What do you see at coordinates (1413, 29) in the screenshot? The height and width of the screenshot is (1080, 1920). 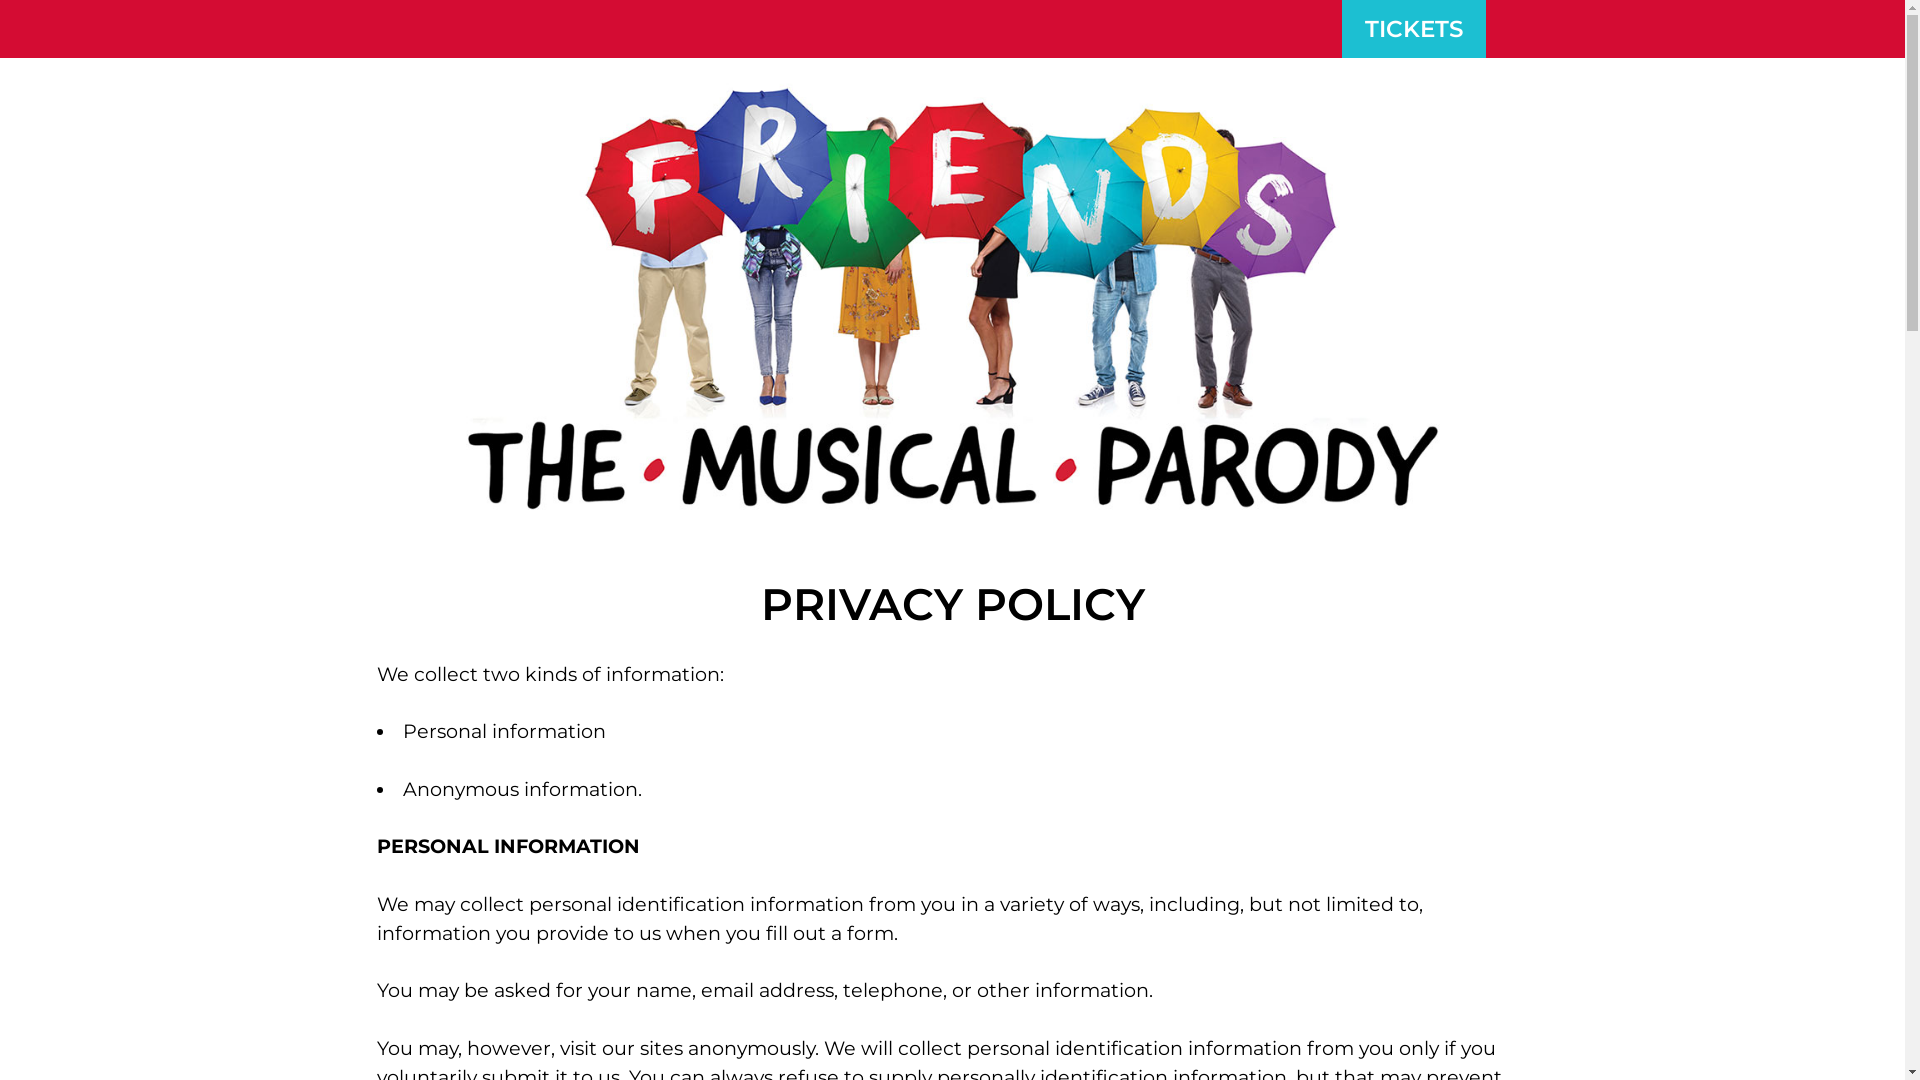 I see `'TICKETS'` at bounding box center [1413, 29].